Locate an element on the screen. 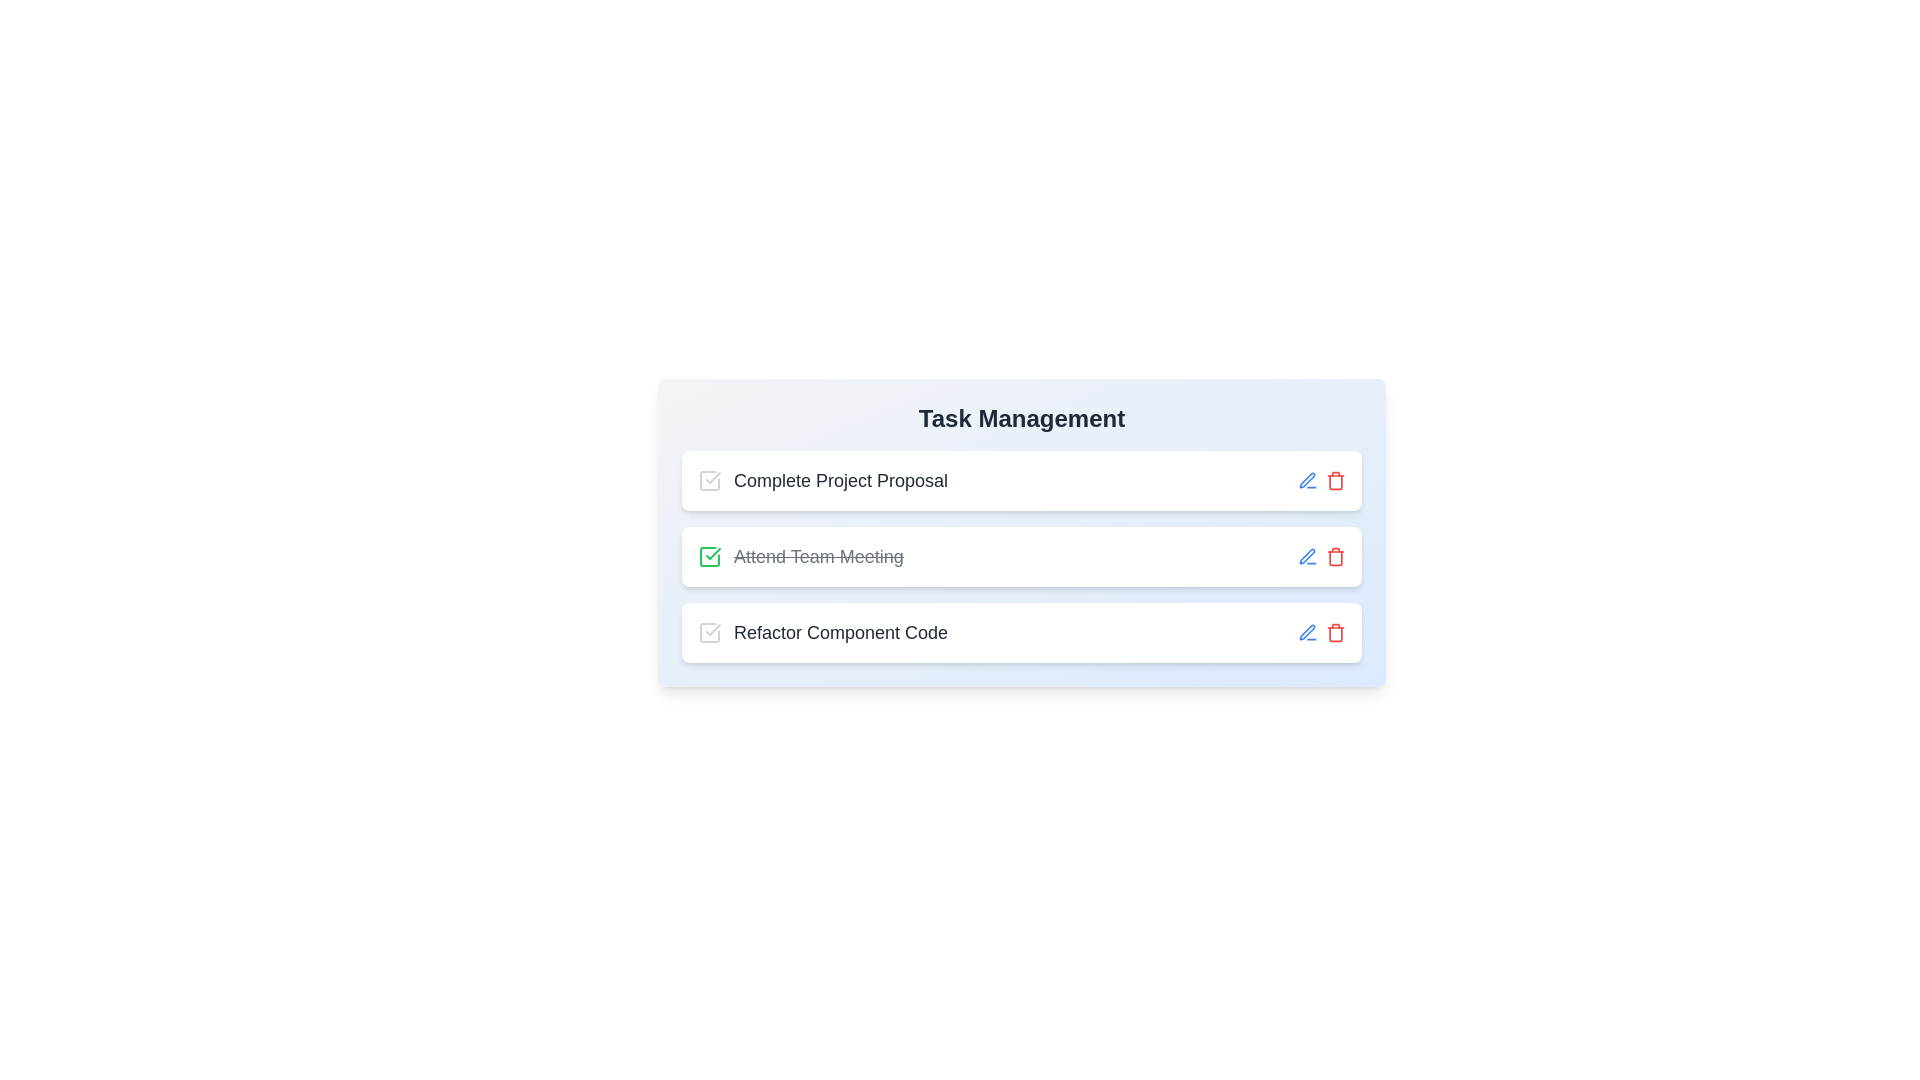  the green check mark icon representing task completion status for the 'Attend Team Meeting' task is located at coordinates (710, 556).